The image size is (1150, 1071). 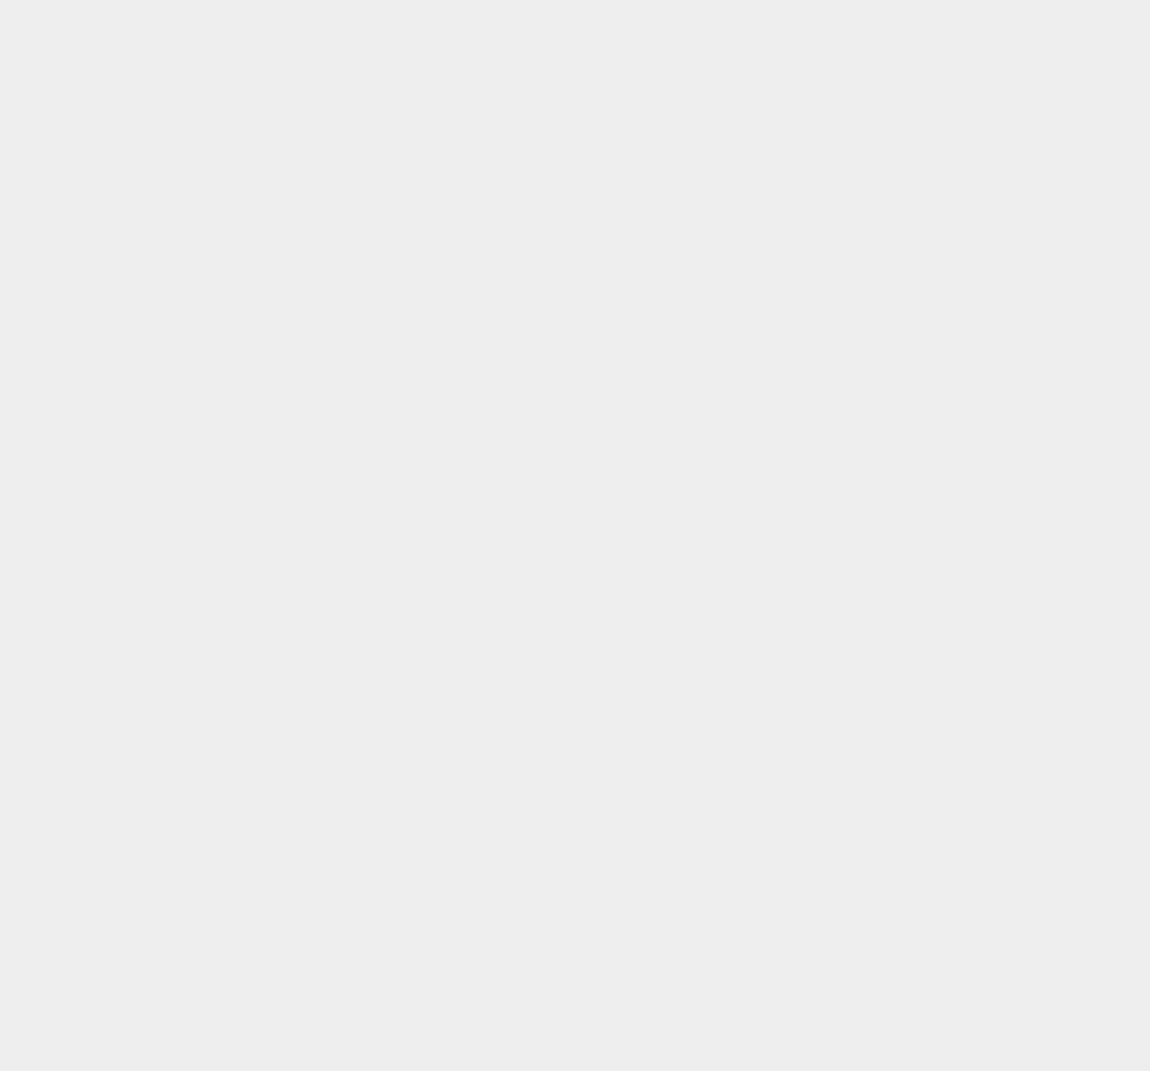 I want to click on 'Google', so click(x=812, y=594).